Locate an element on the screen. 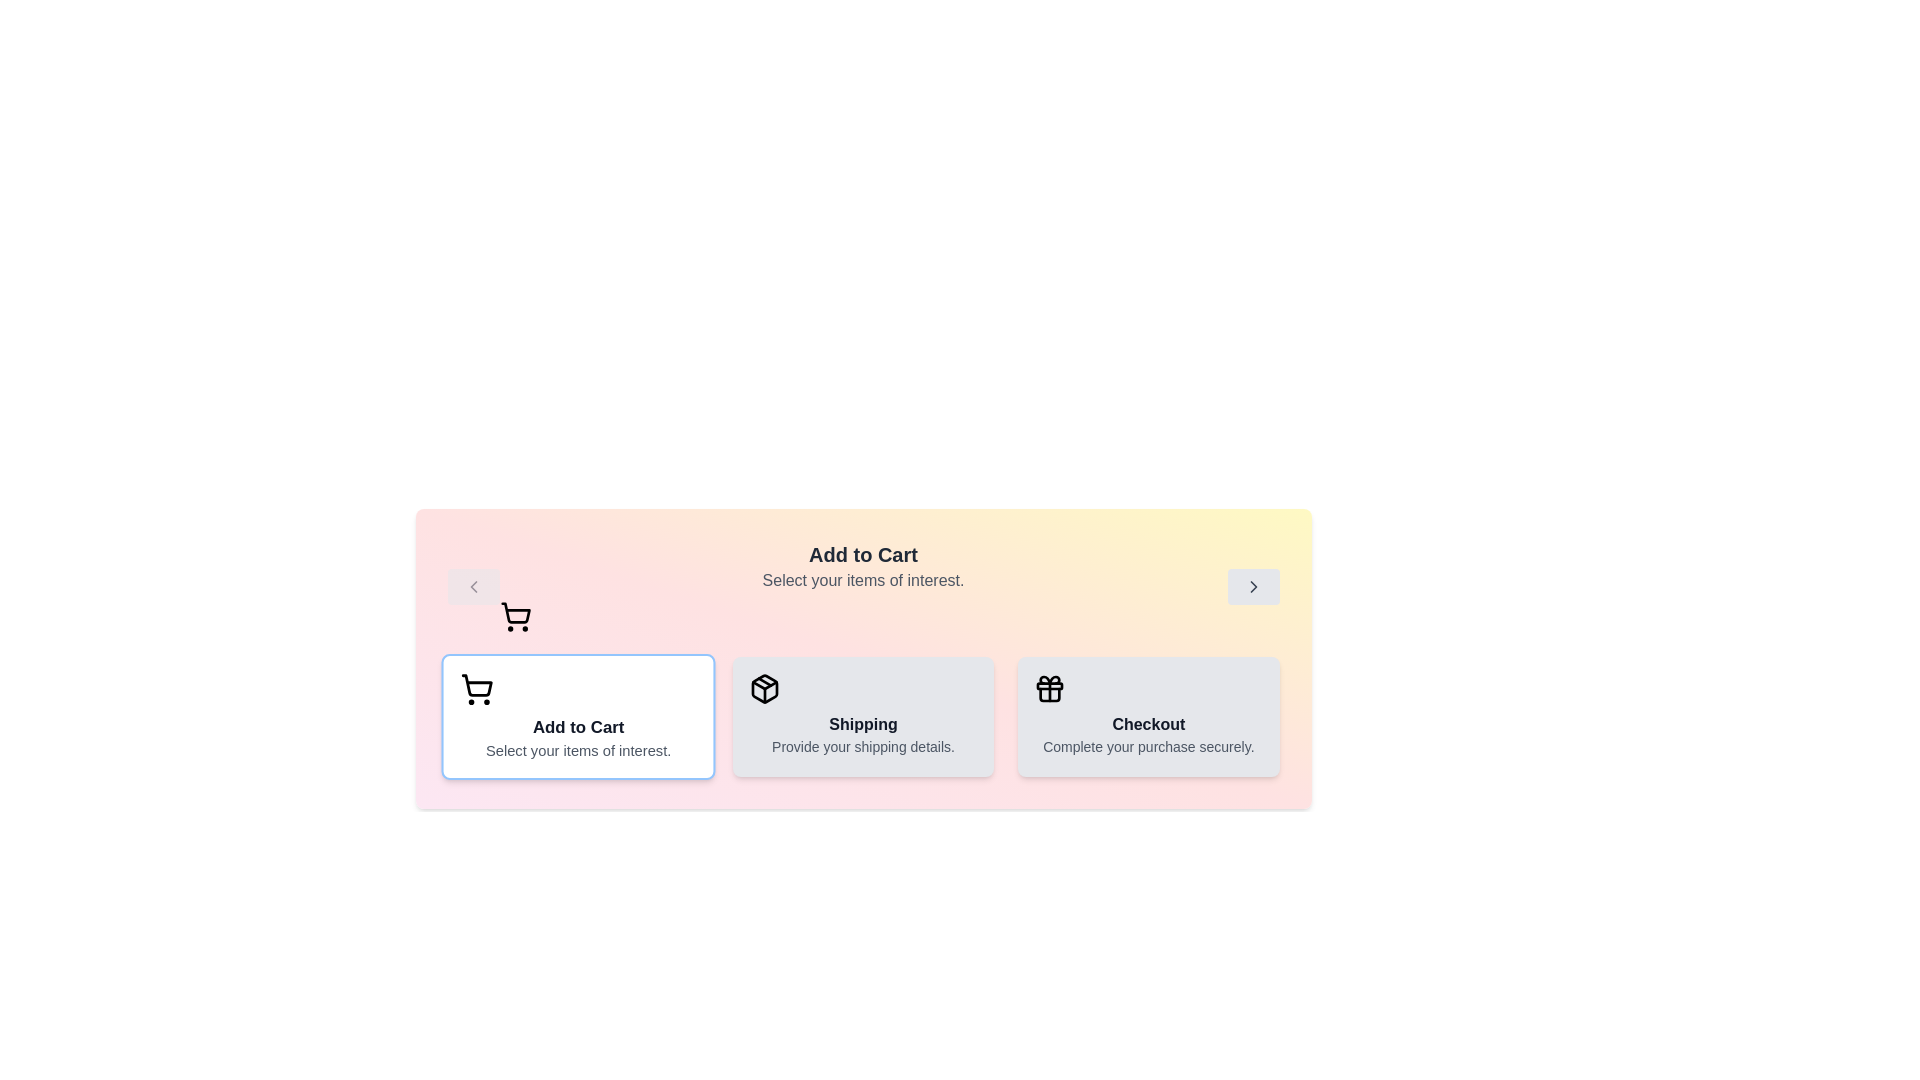 This screenshot has height=1080, width=1920. the gift box icon with a minimalist design featuring a bow, located within the third action card labeled 'Checkout' is located at coordinates (1049, 688).